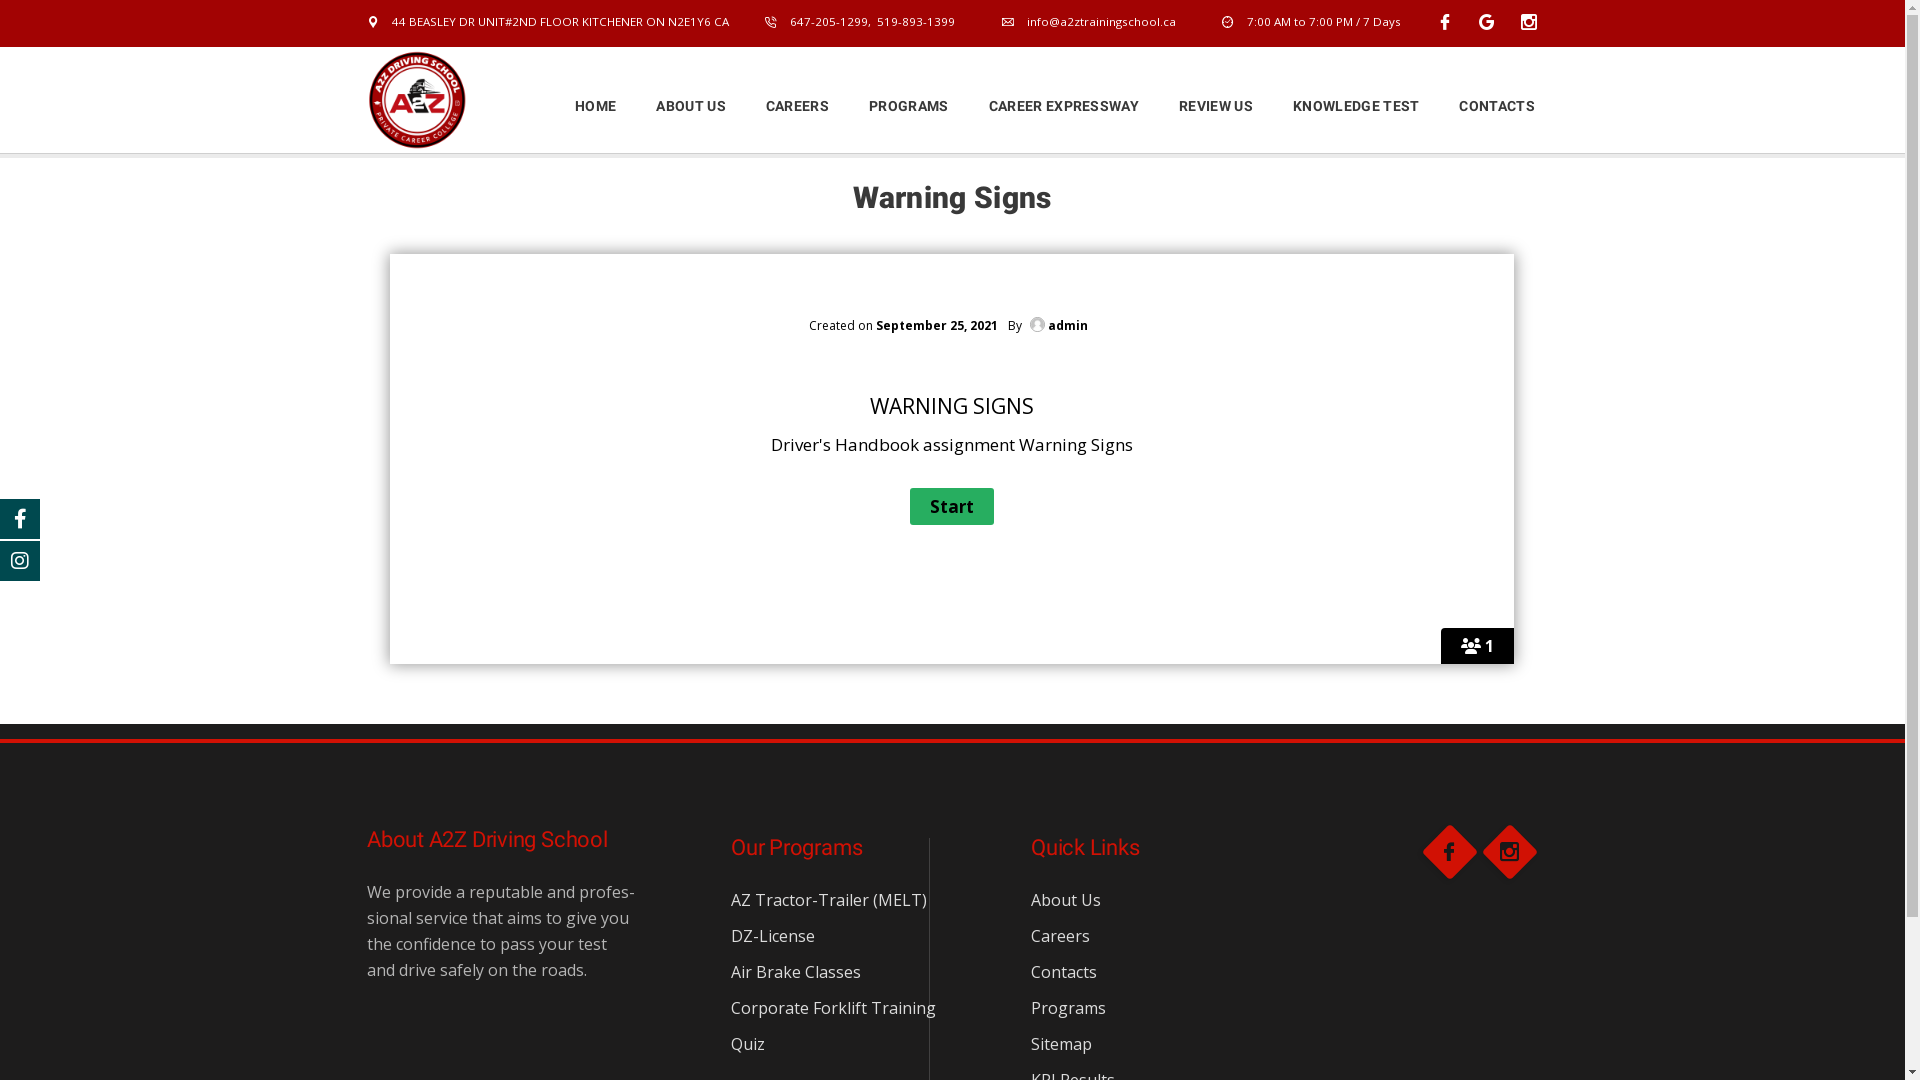 This screenshot has height=1080, width=1920. Describe the element at coordinates (1031, 1007) in the screenshot. I see `'Programs'` at that location.